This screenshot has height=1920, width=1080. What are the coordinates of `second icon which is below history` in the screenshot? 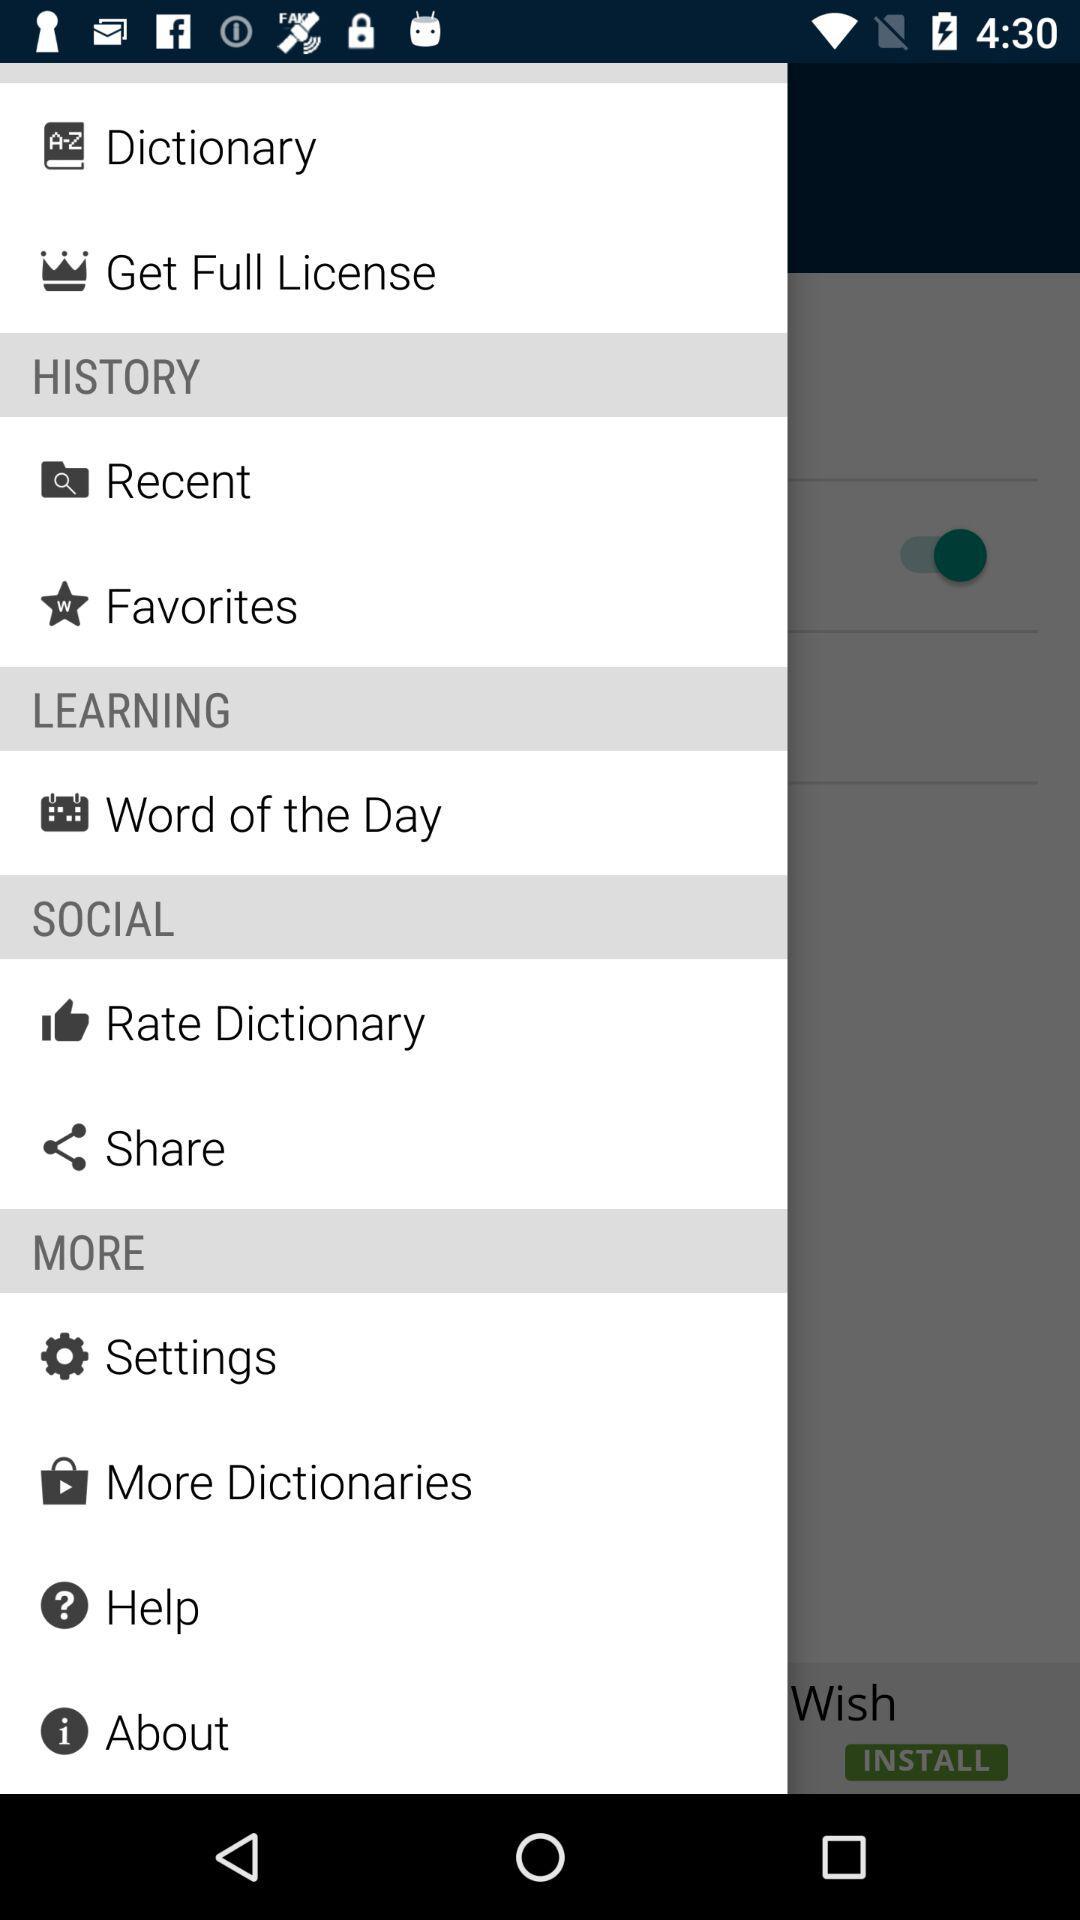 It's located at (64, 603).